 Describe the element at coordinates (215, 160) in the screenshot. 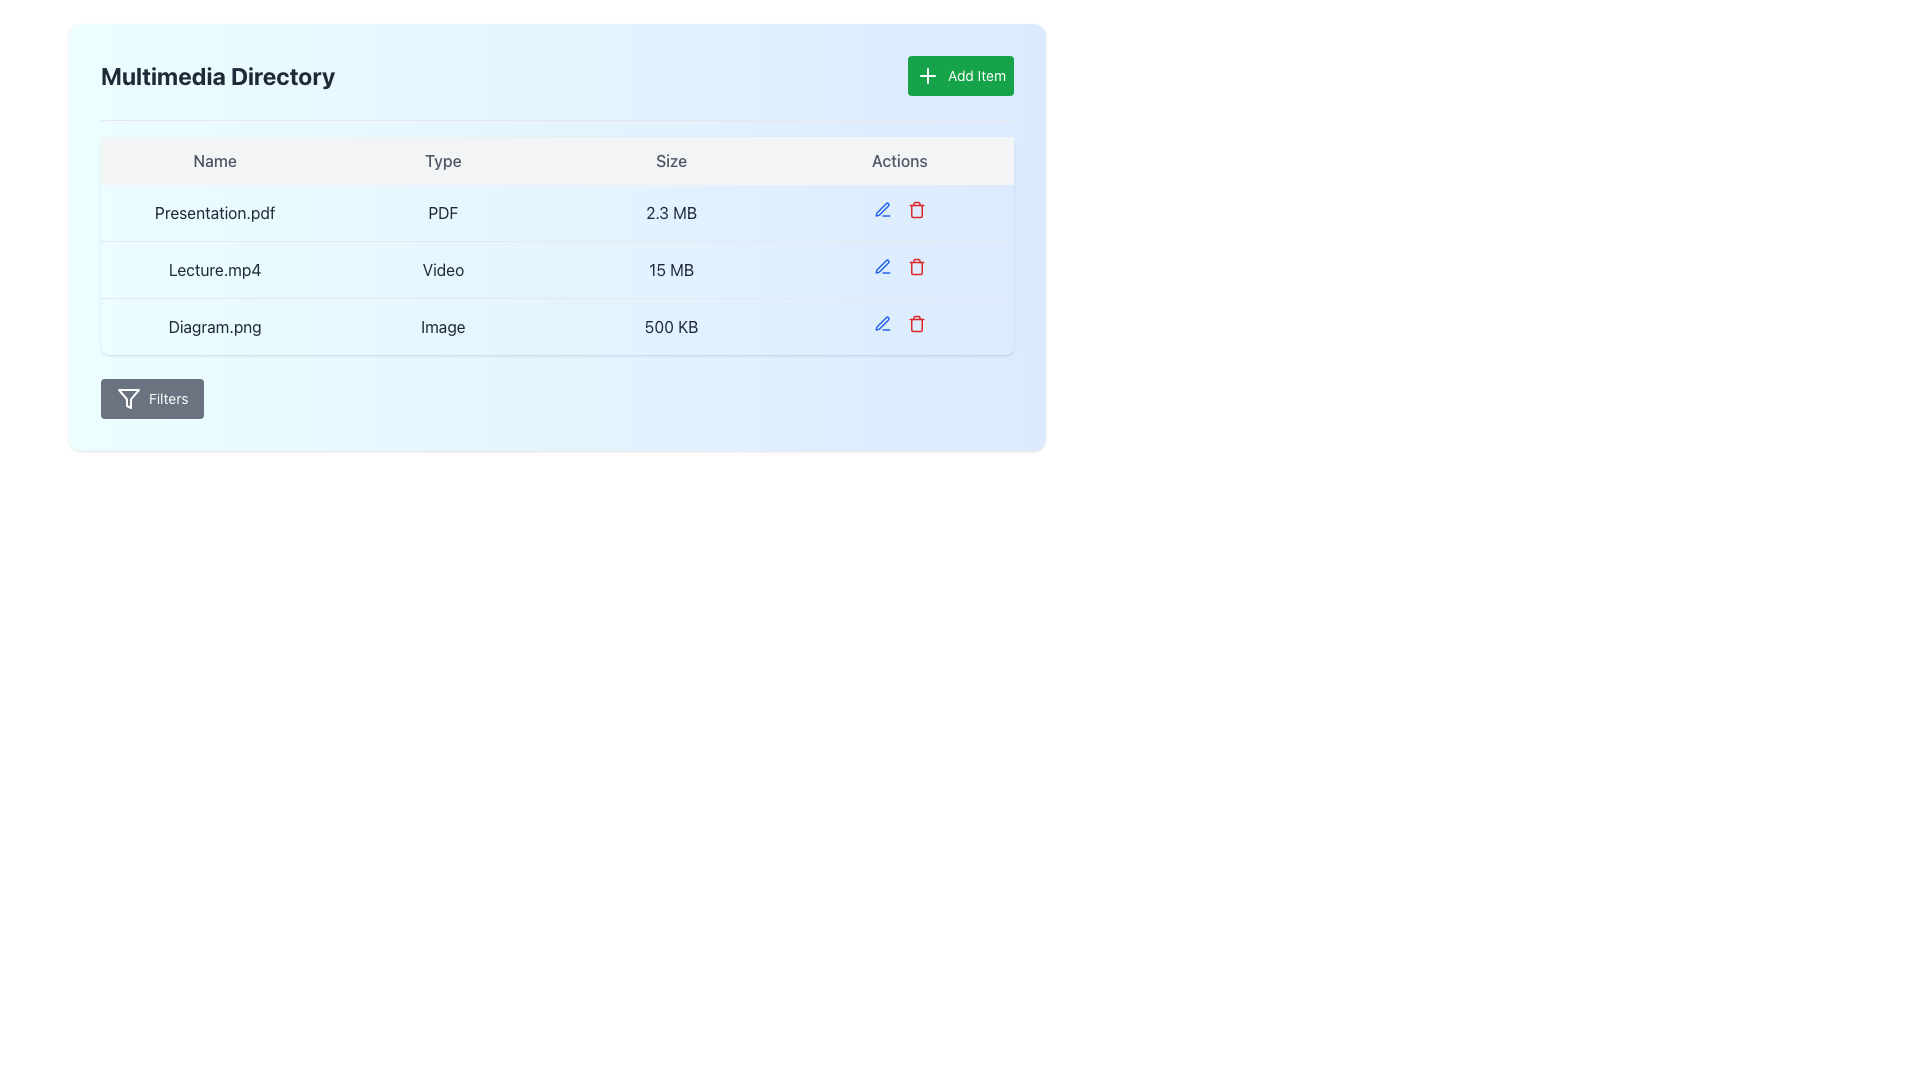

I see `the 'Name' header label in the table, which serves as the title for the first column indicating the names of items listed` at that location.